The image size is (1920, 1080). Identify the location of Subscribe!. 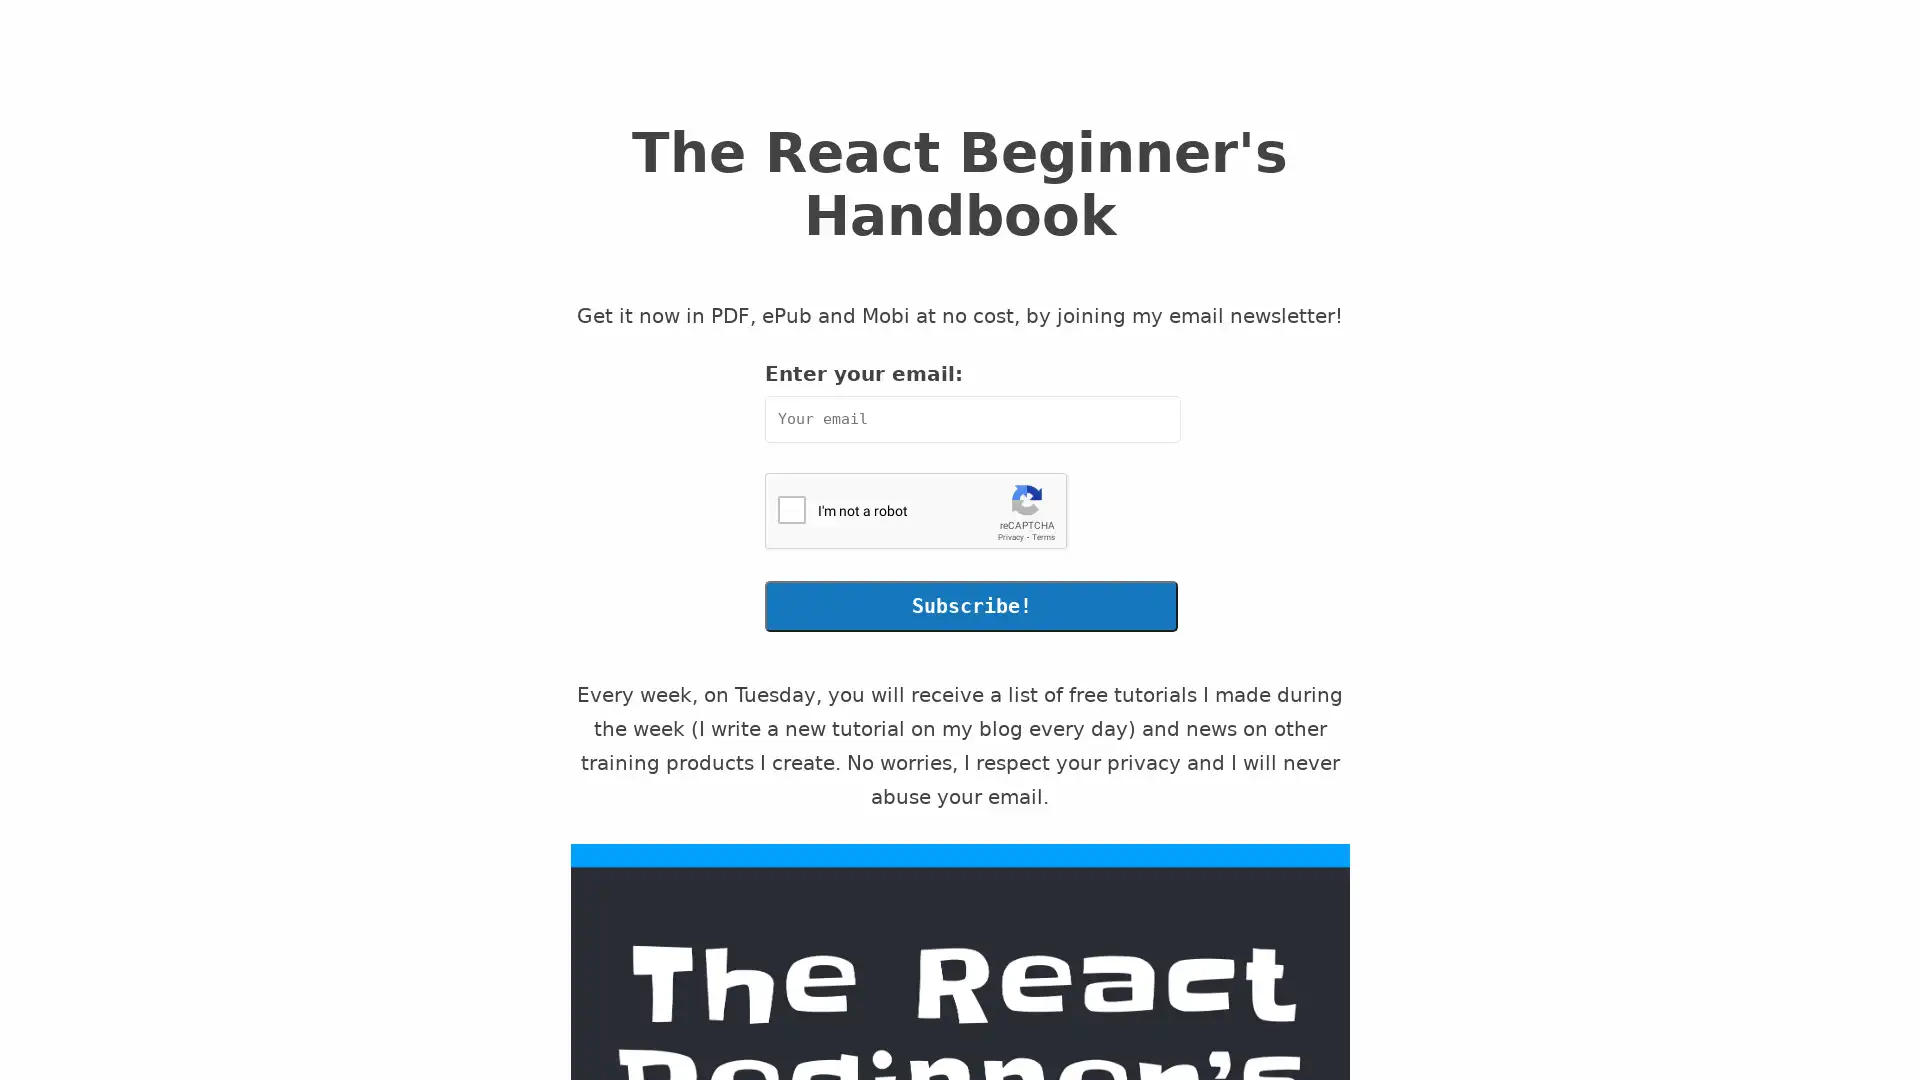
(971, 604).